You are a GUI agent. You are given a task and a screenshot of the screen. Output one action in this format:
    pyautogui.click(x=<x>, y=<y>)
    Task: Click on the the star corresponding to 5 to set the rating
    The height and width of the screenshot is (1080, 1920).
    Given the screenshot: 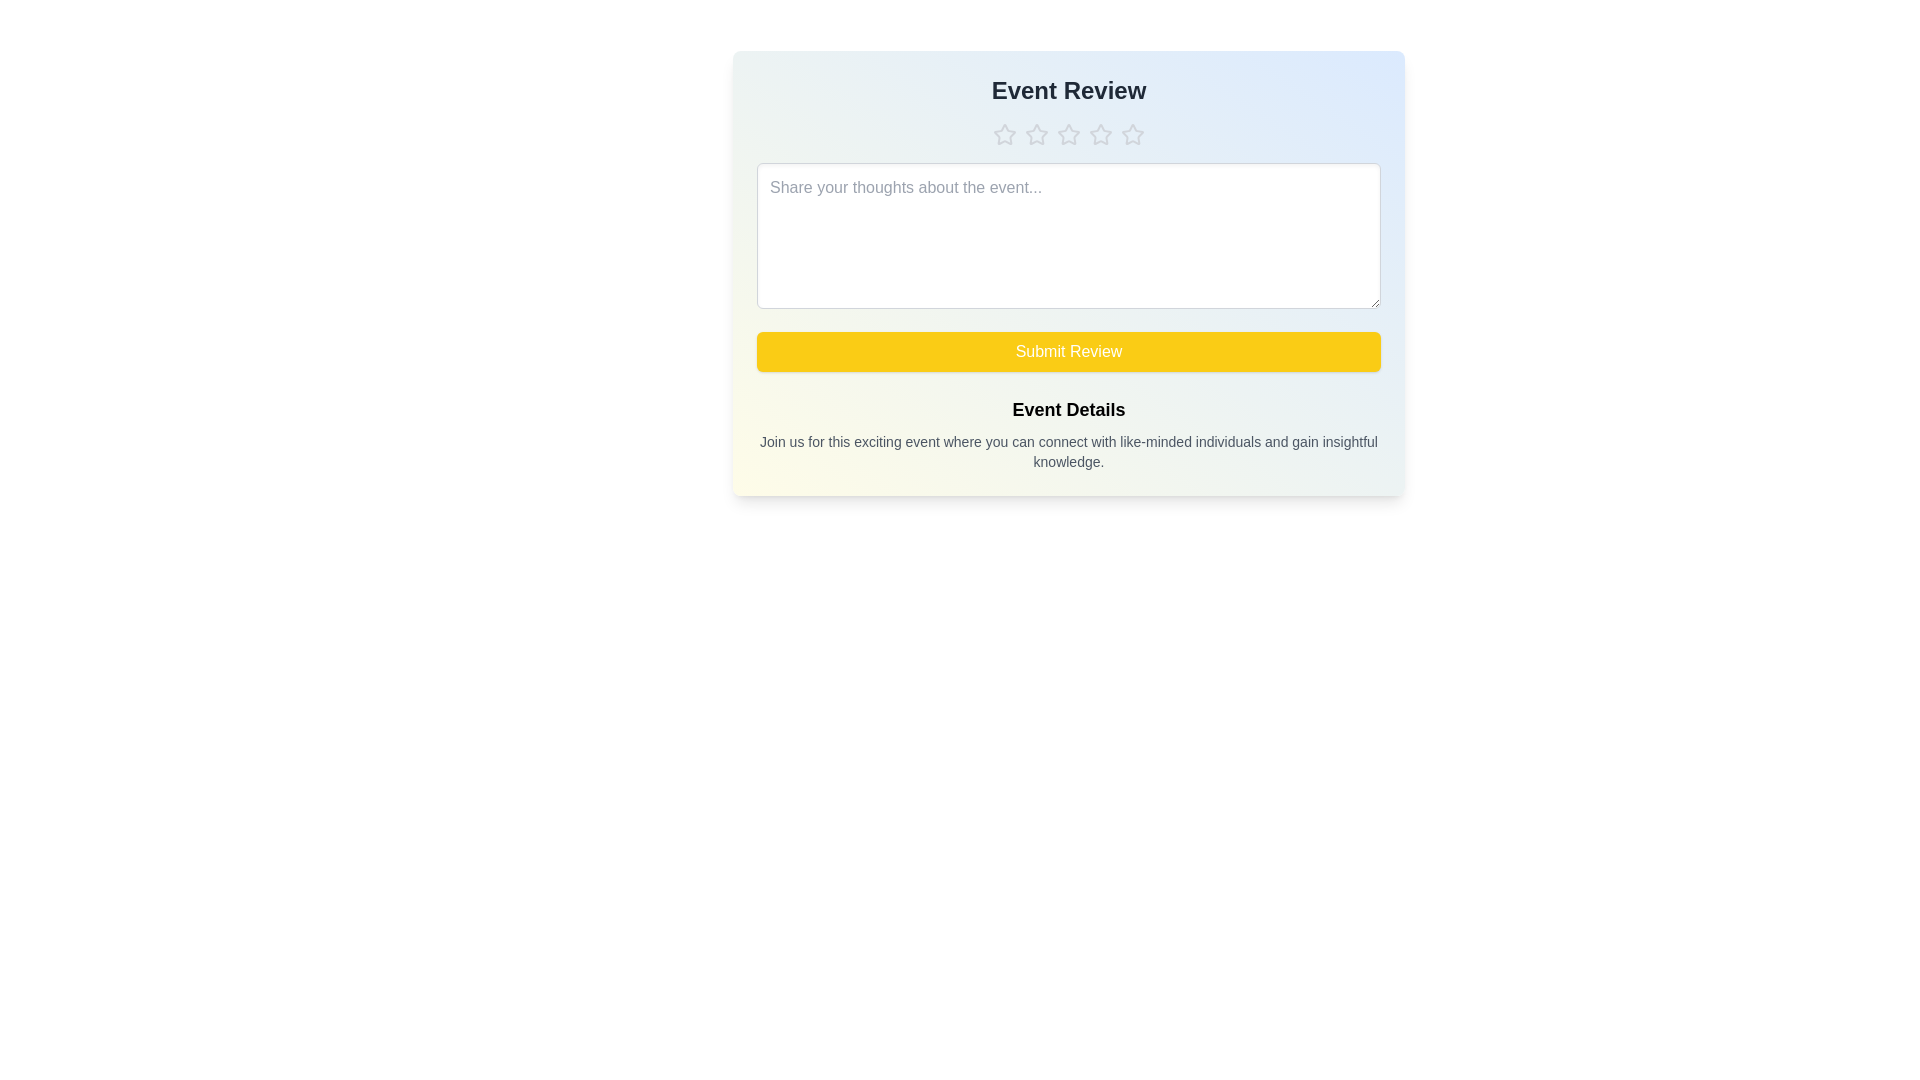 What is the action you would take?
    pyautogui.click(x=1132, y=135)
    